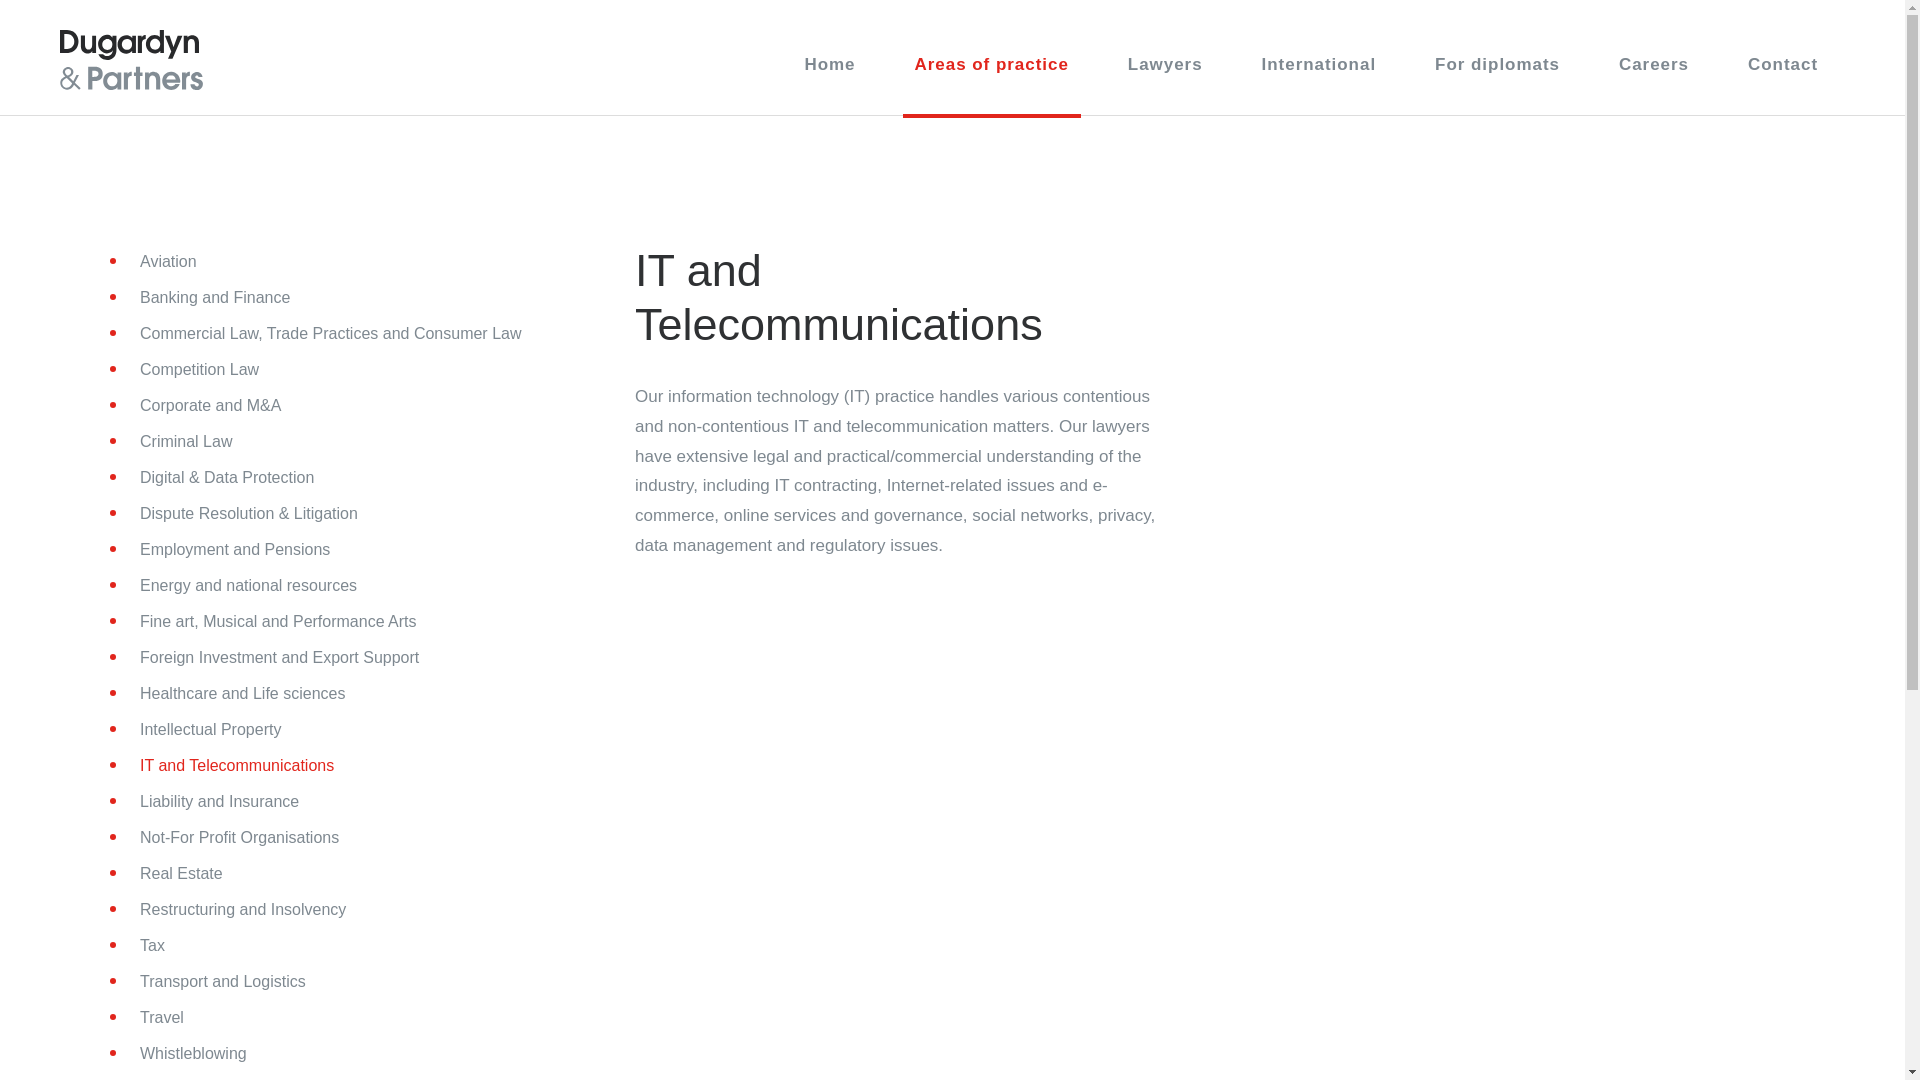  What do you see at coordinates (109, 550) in the screenshot?
I see `'Employment and Pensions'` at bounding box center [109, 550].